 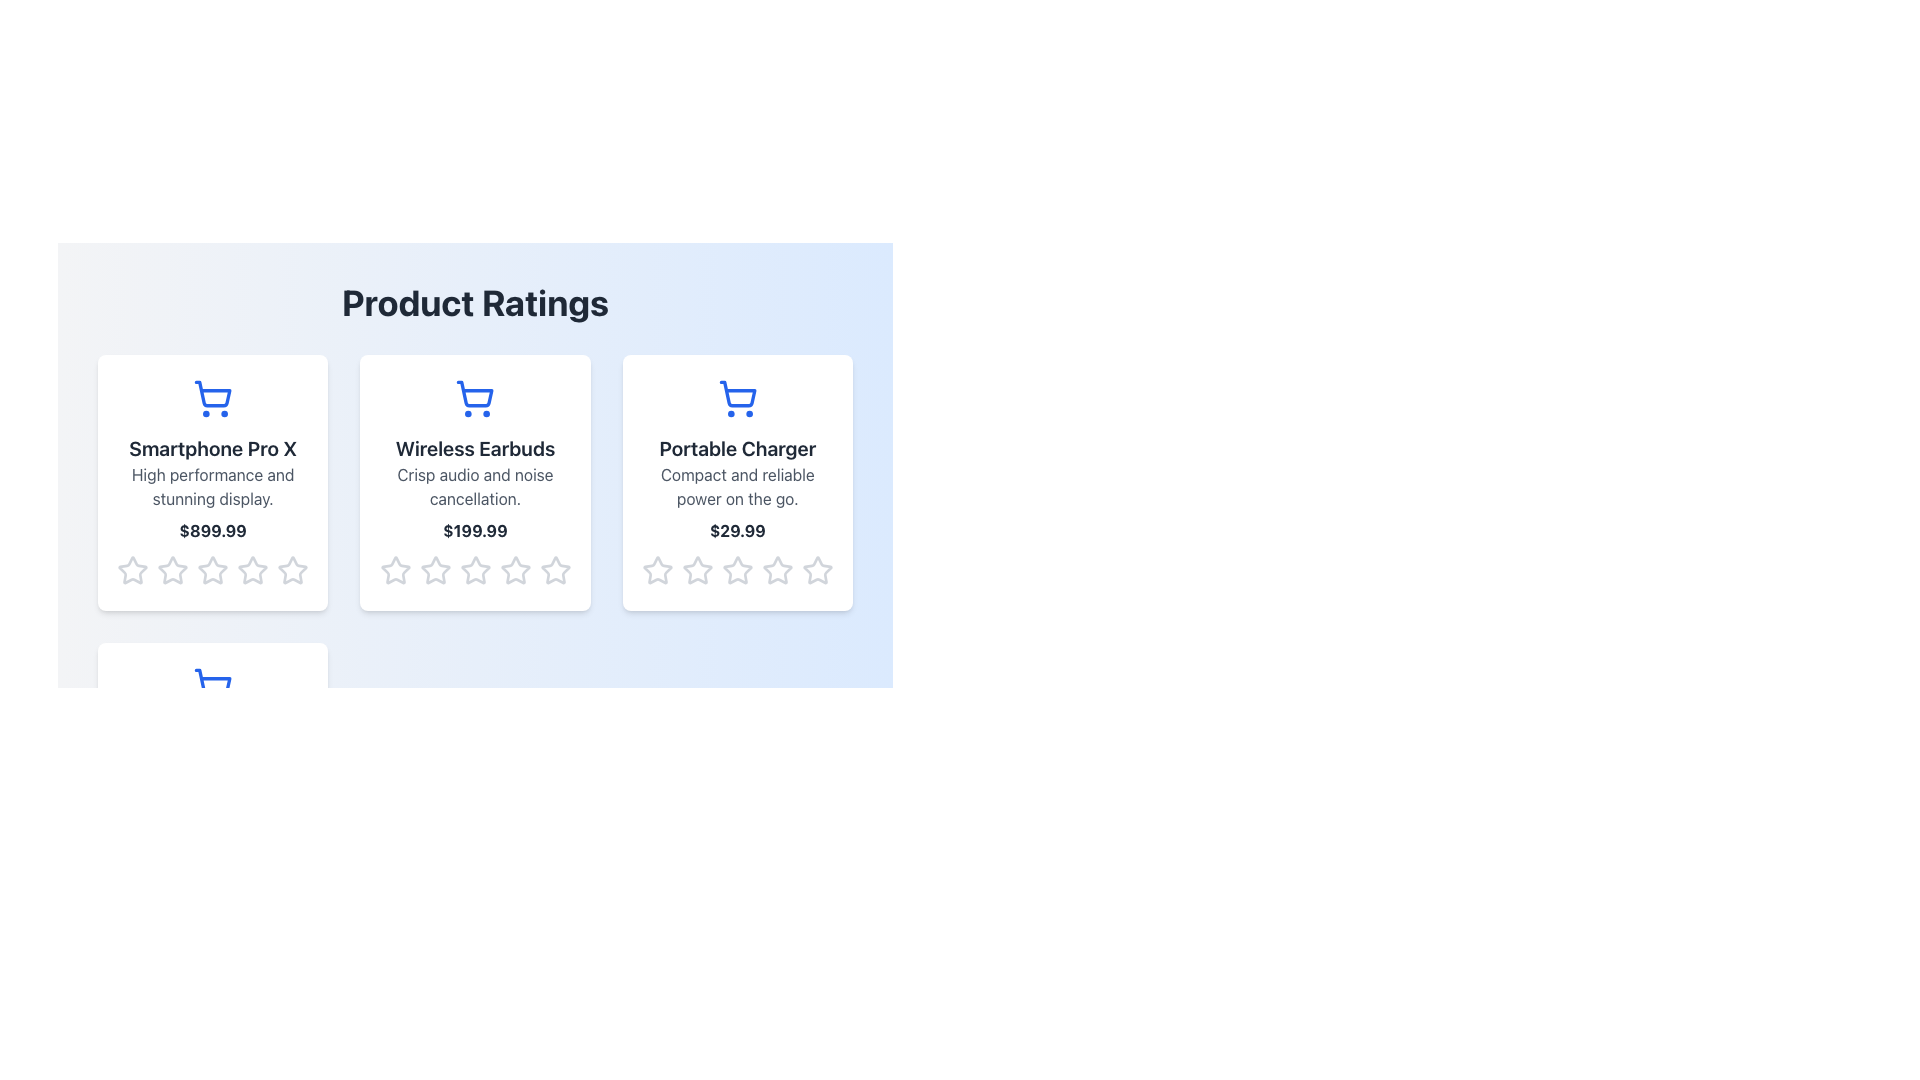 I want to click on the first interactive rating star icon outlined in light gray located below the 'Smartphone Pro X' card for action confirmation, so click(x=213, y=570).